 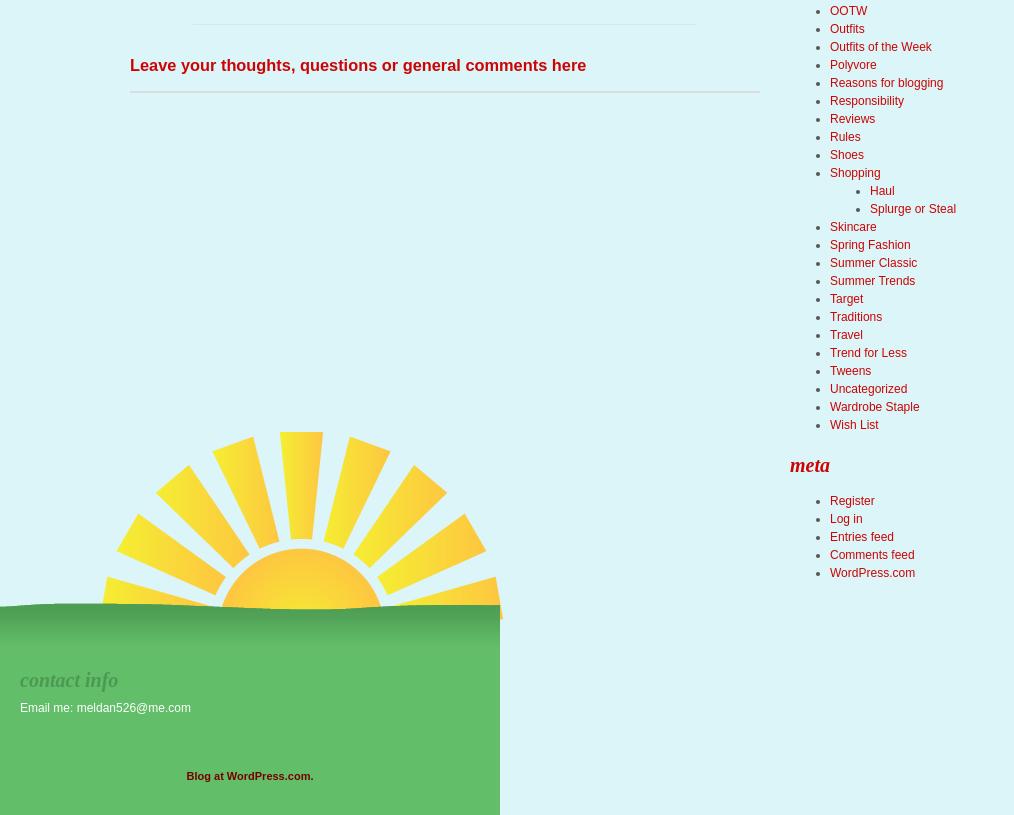 What do you see at coordinates (852, 425) in the screenshot?
I see `'Wish List'` at bounding box center [852, 425].